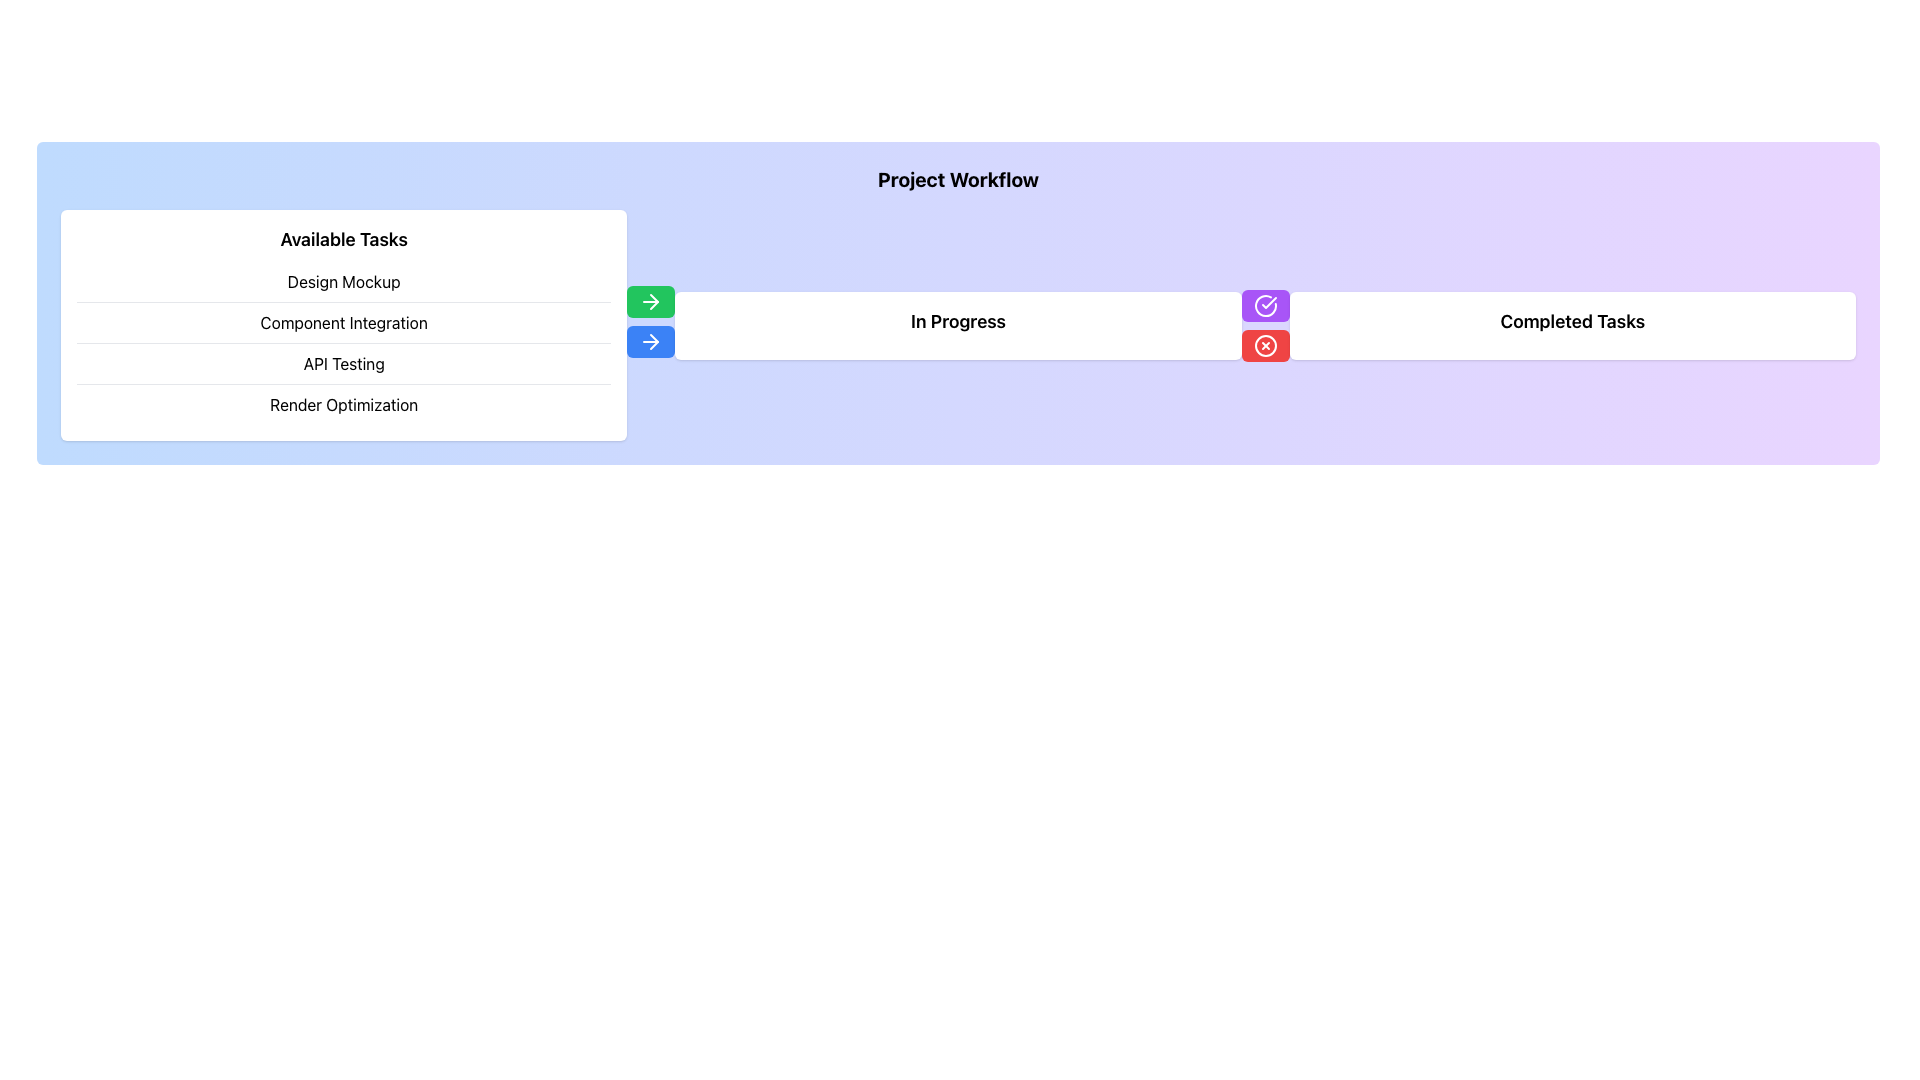 Image resolution: width=1920 pixels, height=1080 pixels. Describe the element at coordinates (651, 301) in the screenshot. I see `the topmost interactive button that triggers the forward or next action to observe its hover effects` at that location.